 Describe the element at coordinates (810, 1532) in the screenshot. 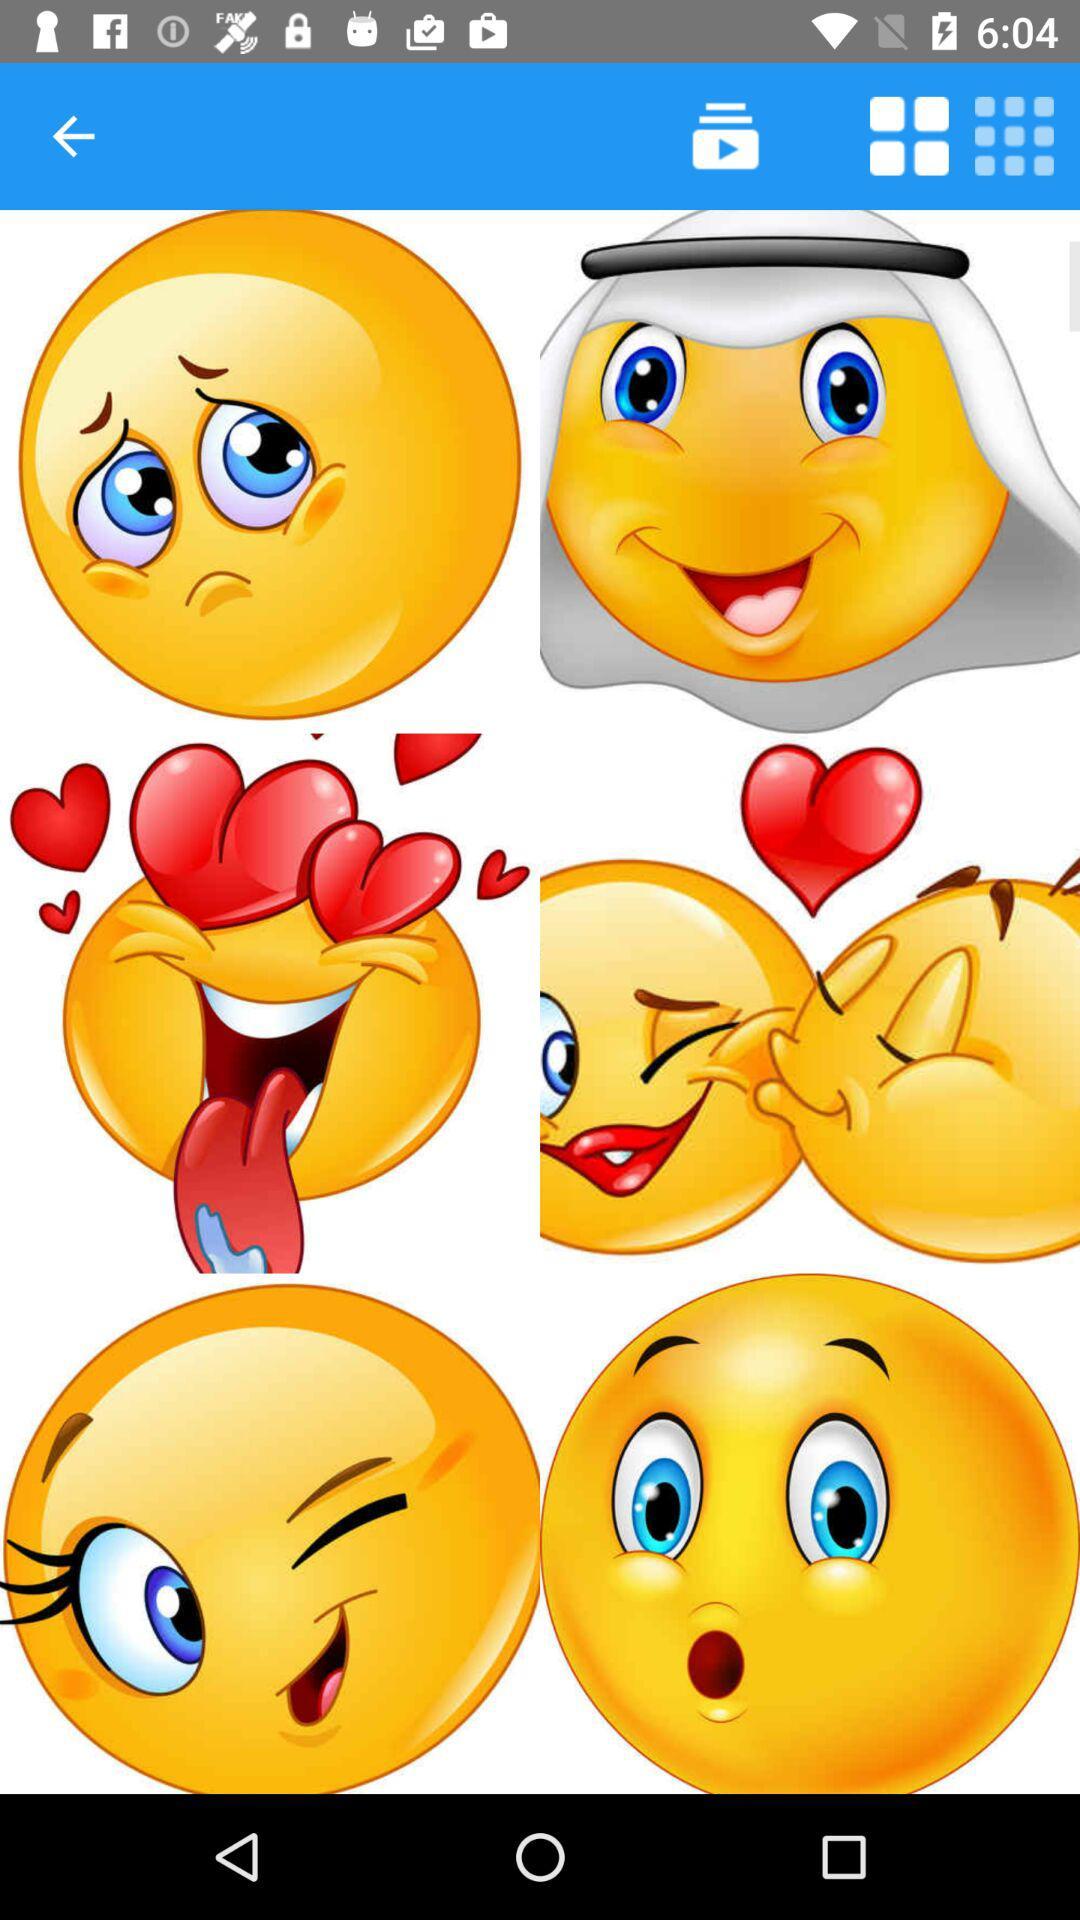

I see `choose surprised emoji` at that location.